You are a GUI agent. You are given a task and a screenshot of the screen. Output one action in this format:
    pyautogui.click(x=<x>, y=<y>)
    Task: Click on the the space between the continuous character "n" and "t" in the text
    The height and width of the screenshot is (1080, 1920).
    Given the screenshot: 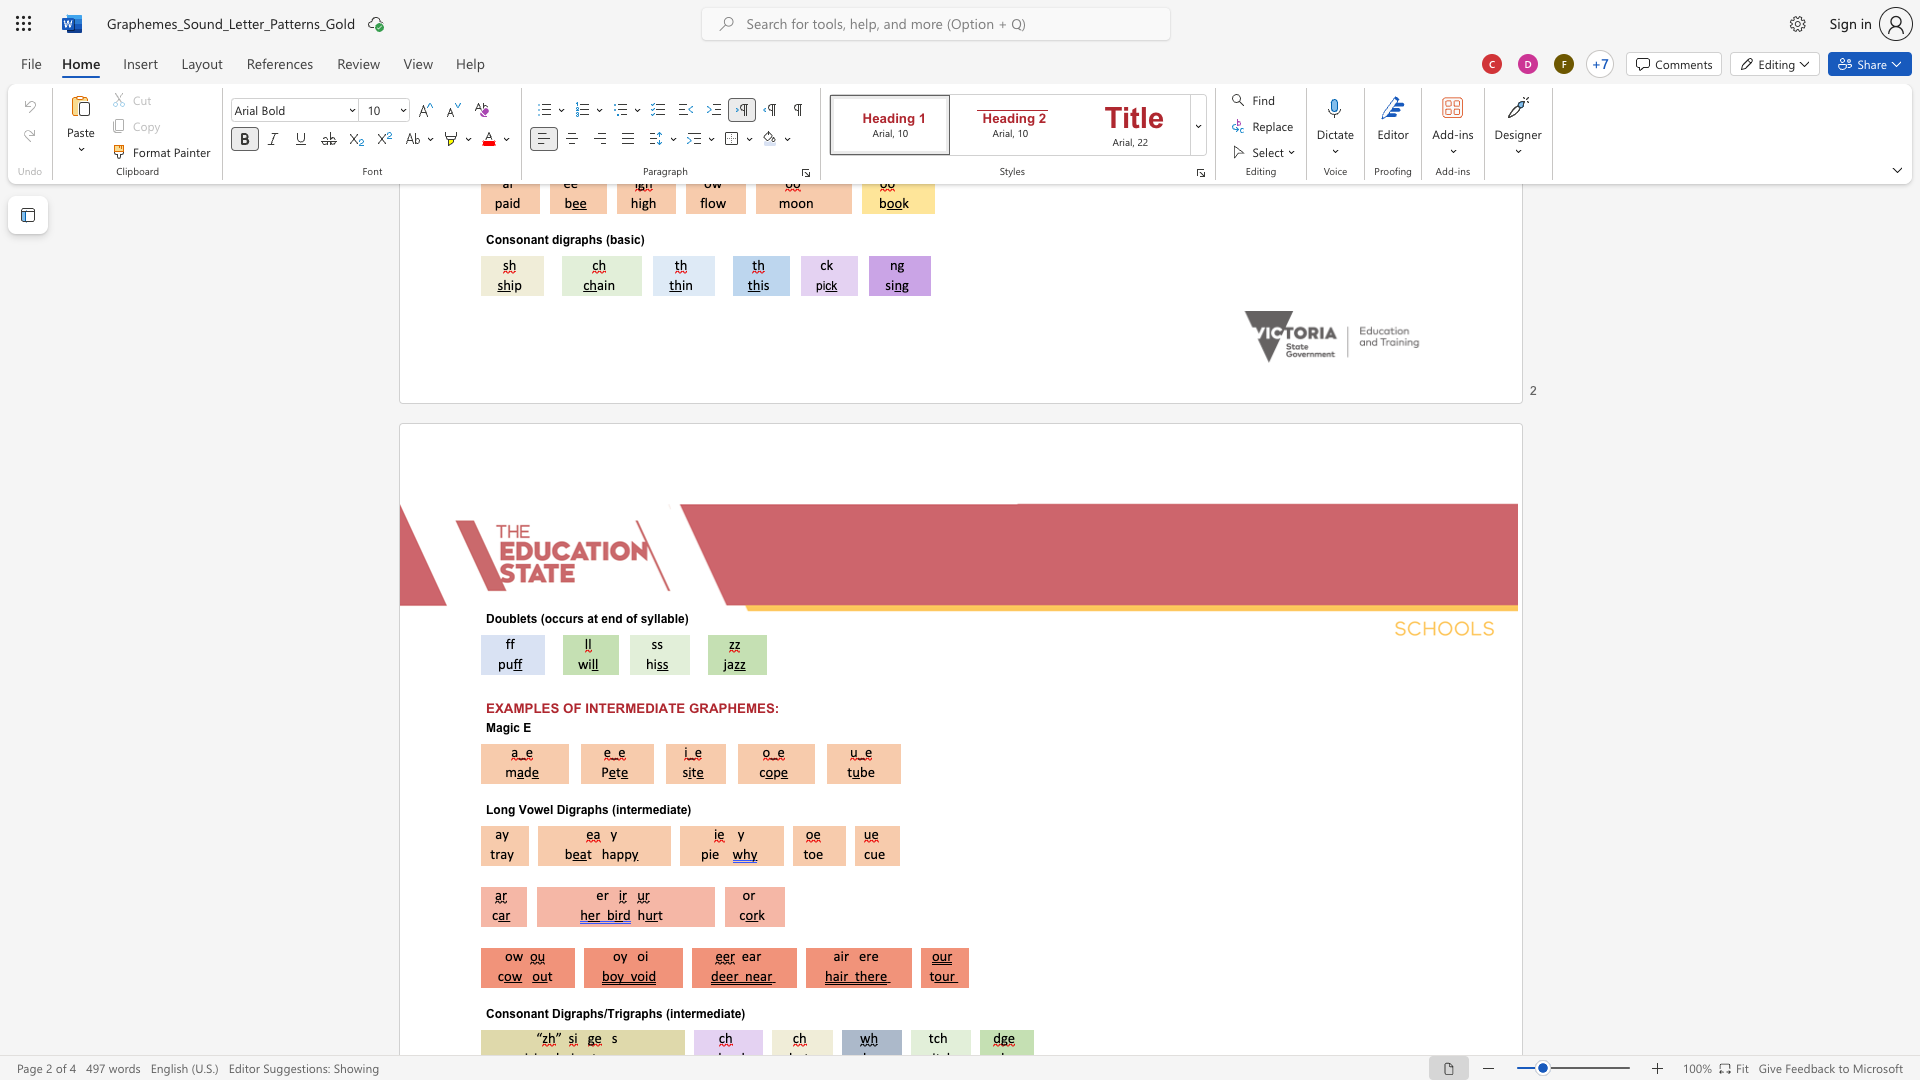 What is the action you would take?
    pyautogui.click(x=624, y=808)
    